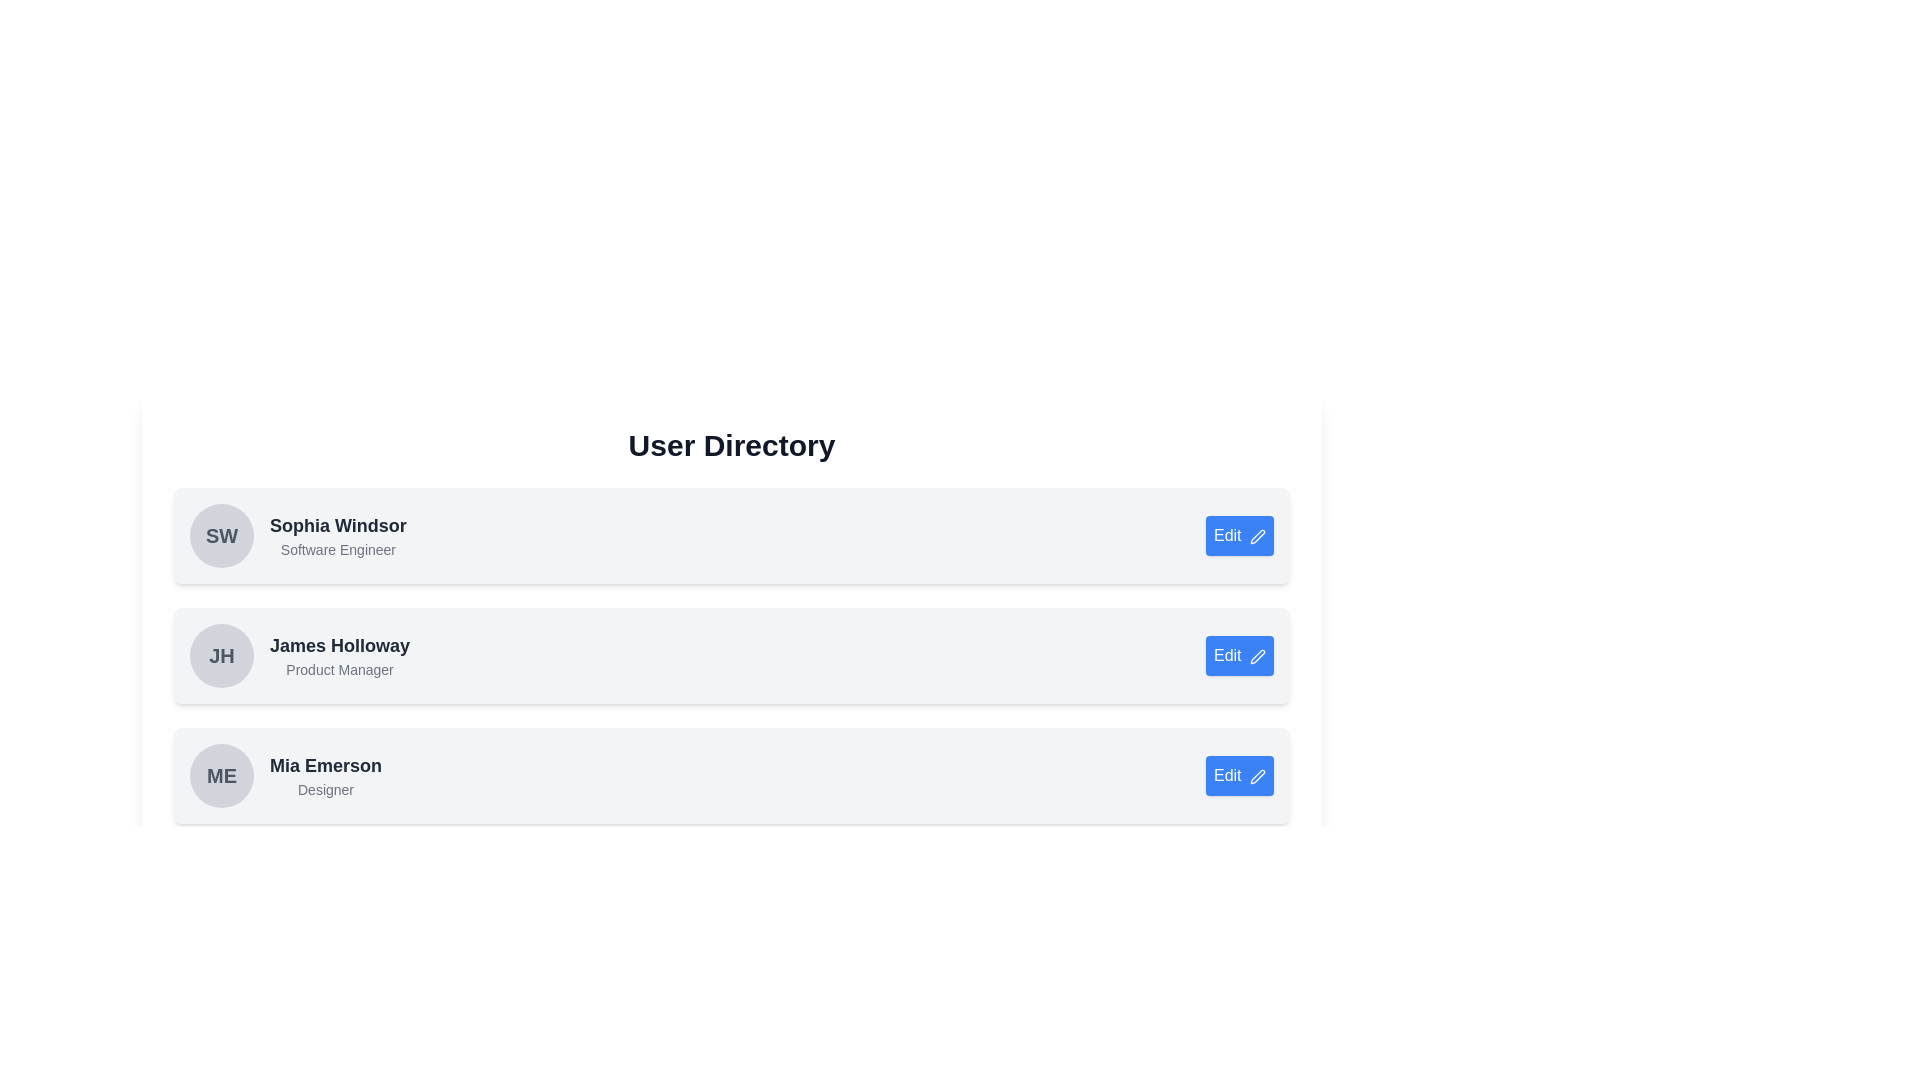 The height and width of the screenshot is (1080, 1920). What do you see at coordinates (340, 655) in the screenshot?
I see `the Text Display containing 'James Holloway' and 'Product Manager' in the second user card, located to the center-right of the avatar labeled 'JH'` at bounding box center [340, 655].